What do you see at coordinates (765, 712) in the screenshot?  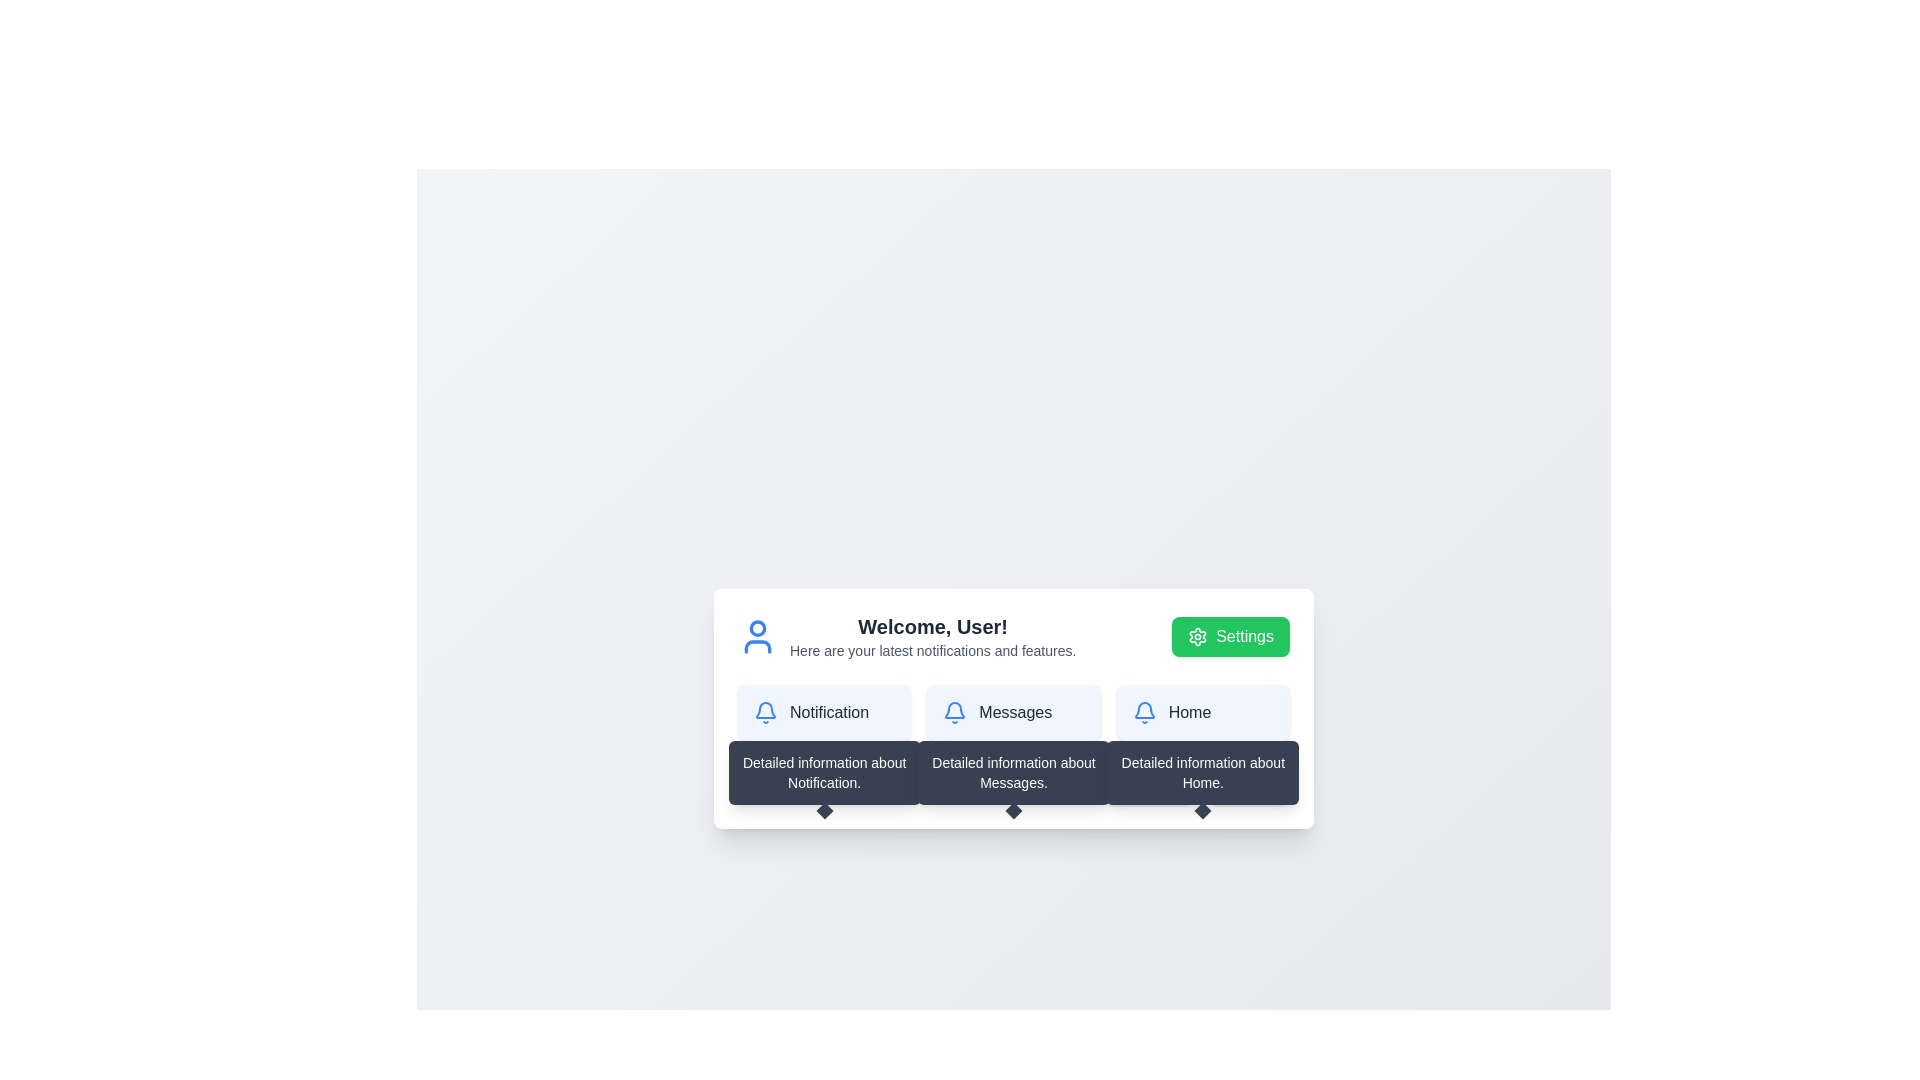 I see `the blue notification bell icon on the leftmost side of the horizontal section` at bounding box center [765, 712].